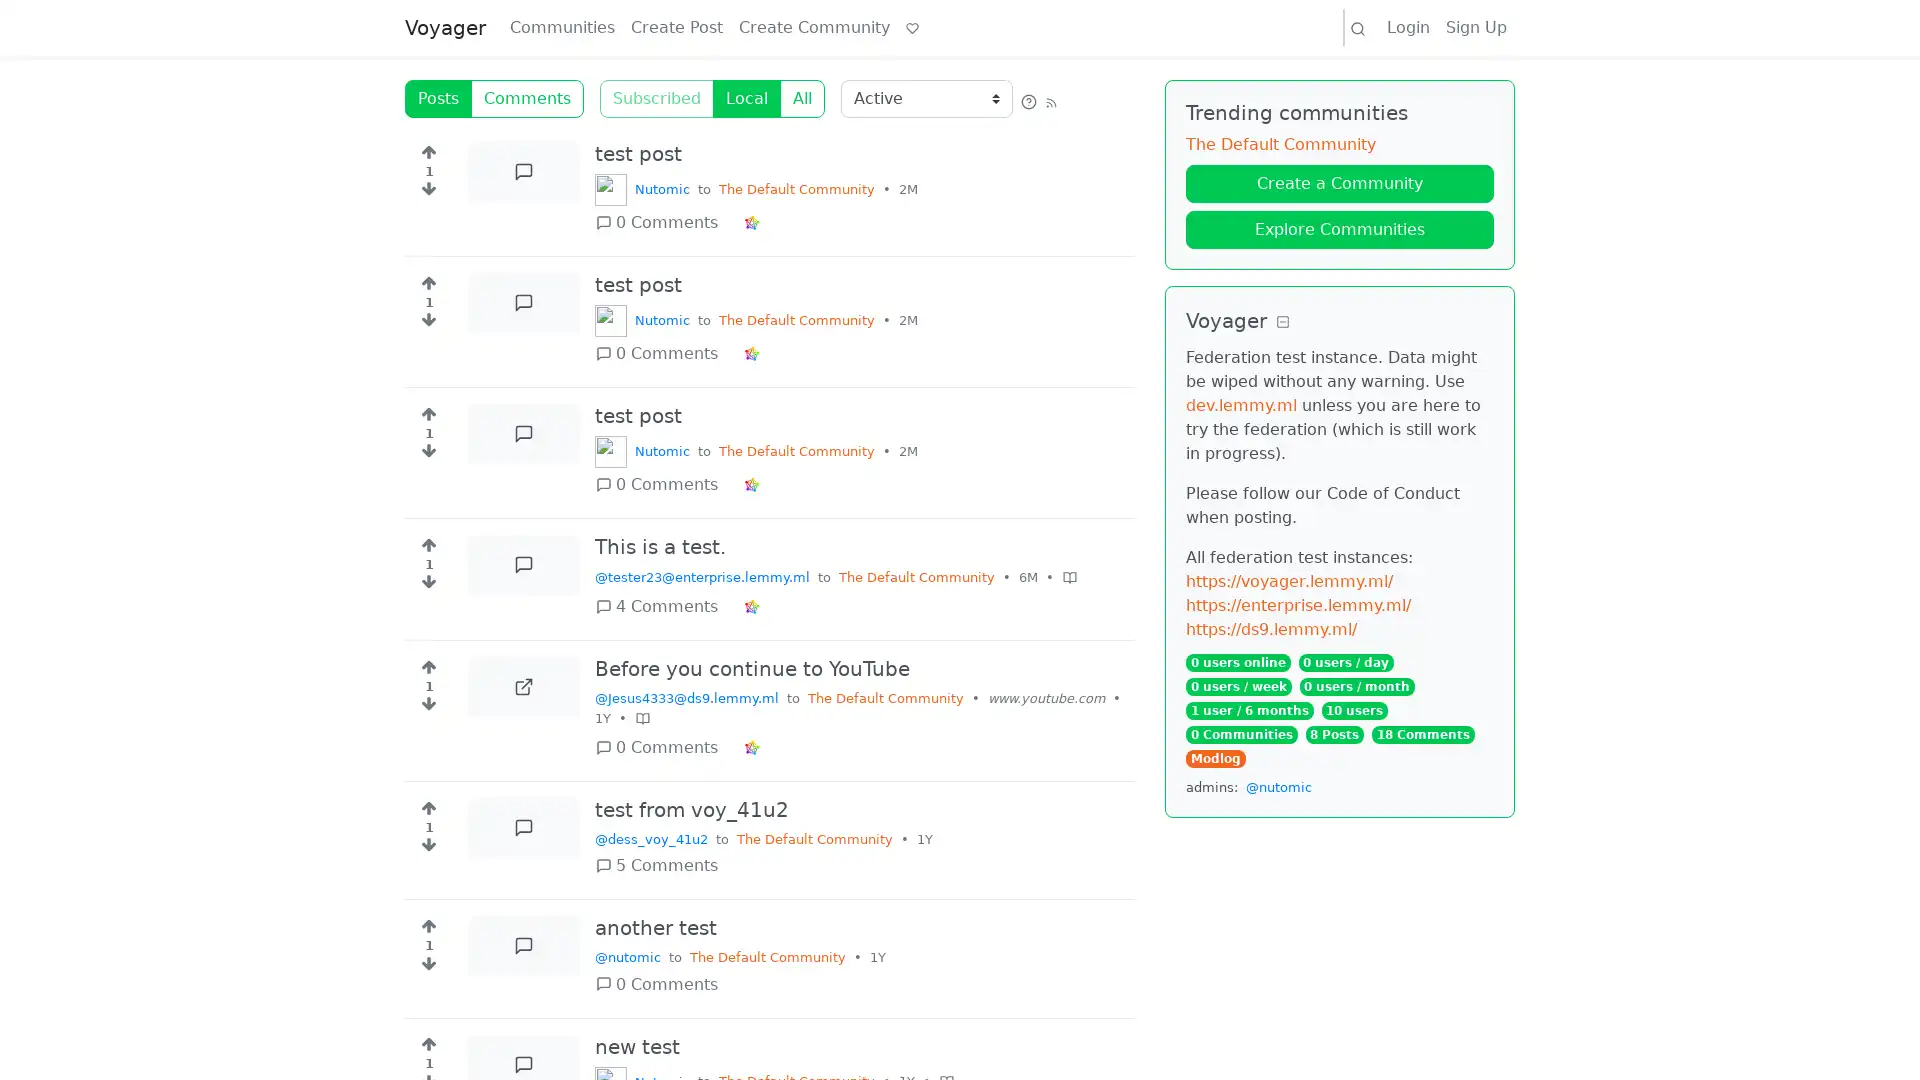 This screenshot has width=1920, height=1080. Describe the element at coordinates (427, 323) in the screenshot. I see `Downvote` at that location.